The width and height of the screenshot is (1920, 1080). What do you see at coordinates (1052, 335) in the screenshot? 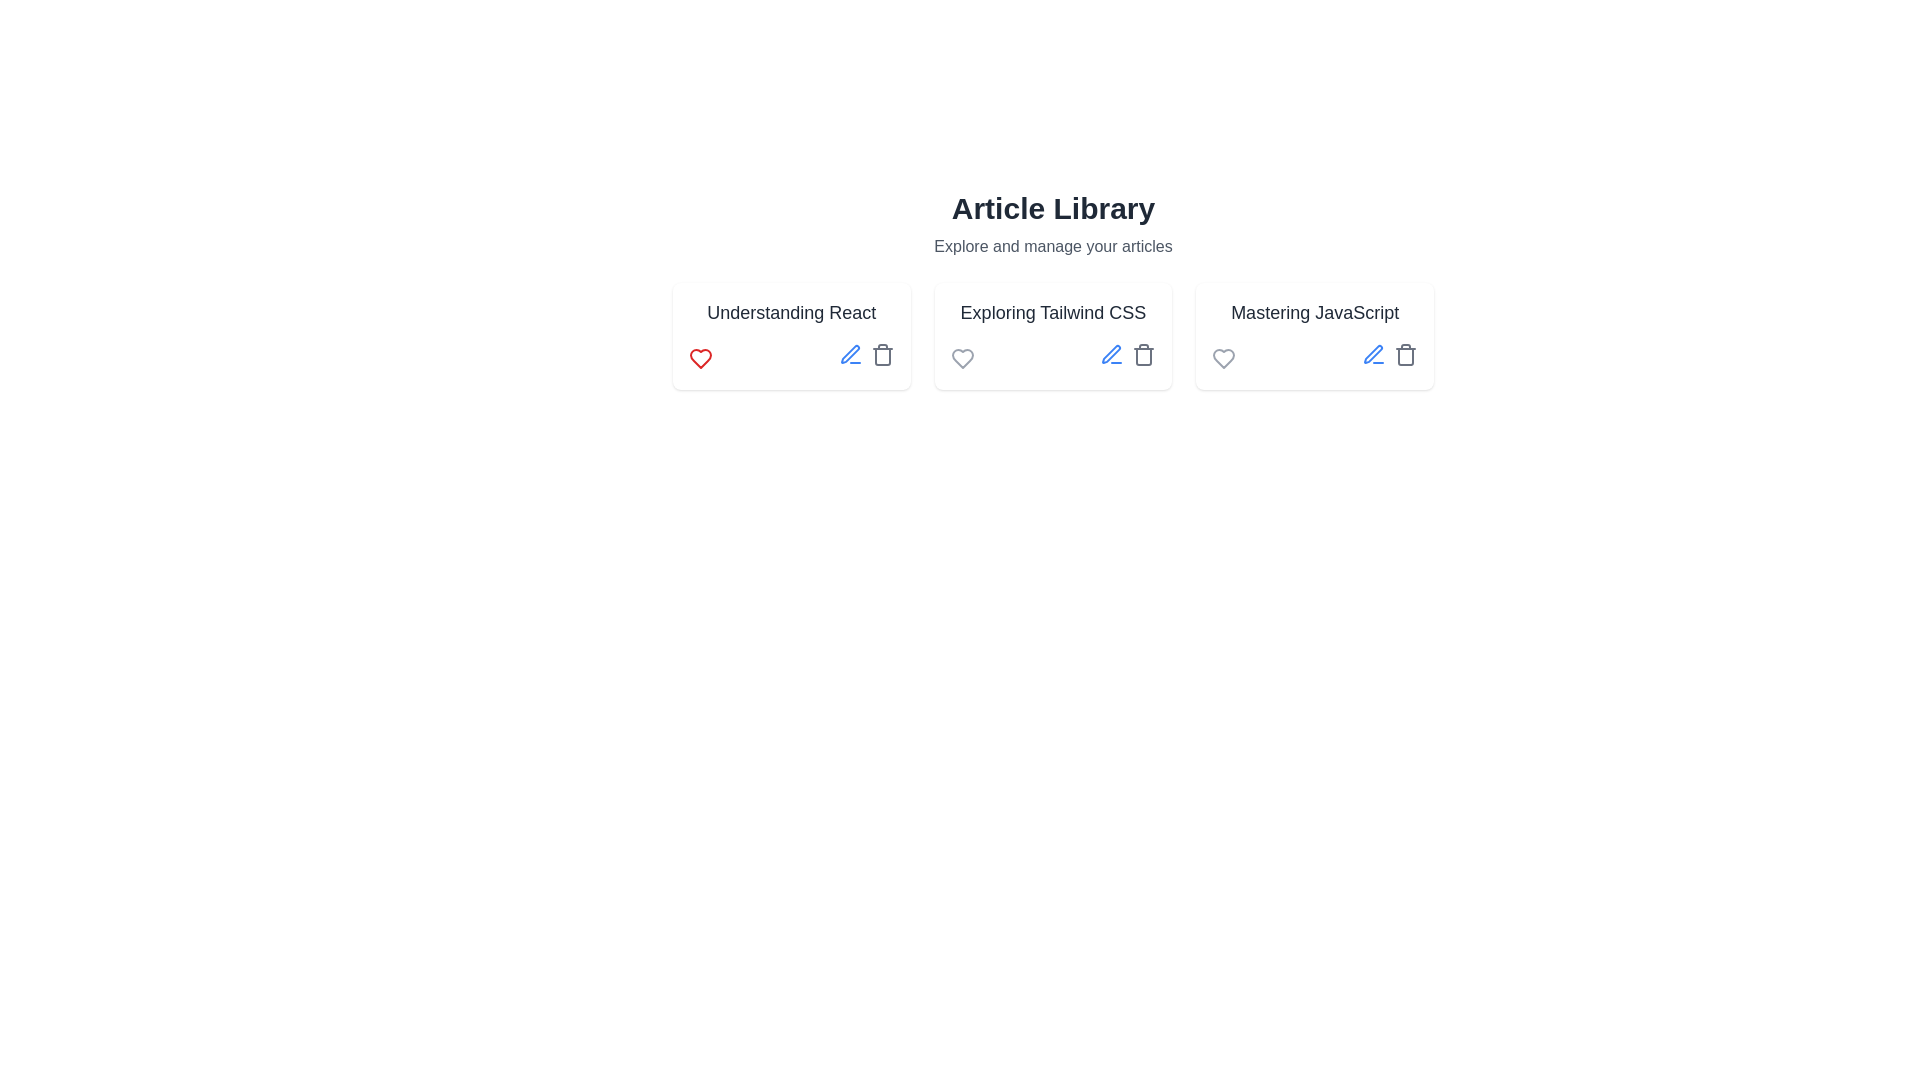
I see `the interactive card titled 'Exploring Tailwind CSS'` at bounding box center [1052, 335].